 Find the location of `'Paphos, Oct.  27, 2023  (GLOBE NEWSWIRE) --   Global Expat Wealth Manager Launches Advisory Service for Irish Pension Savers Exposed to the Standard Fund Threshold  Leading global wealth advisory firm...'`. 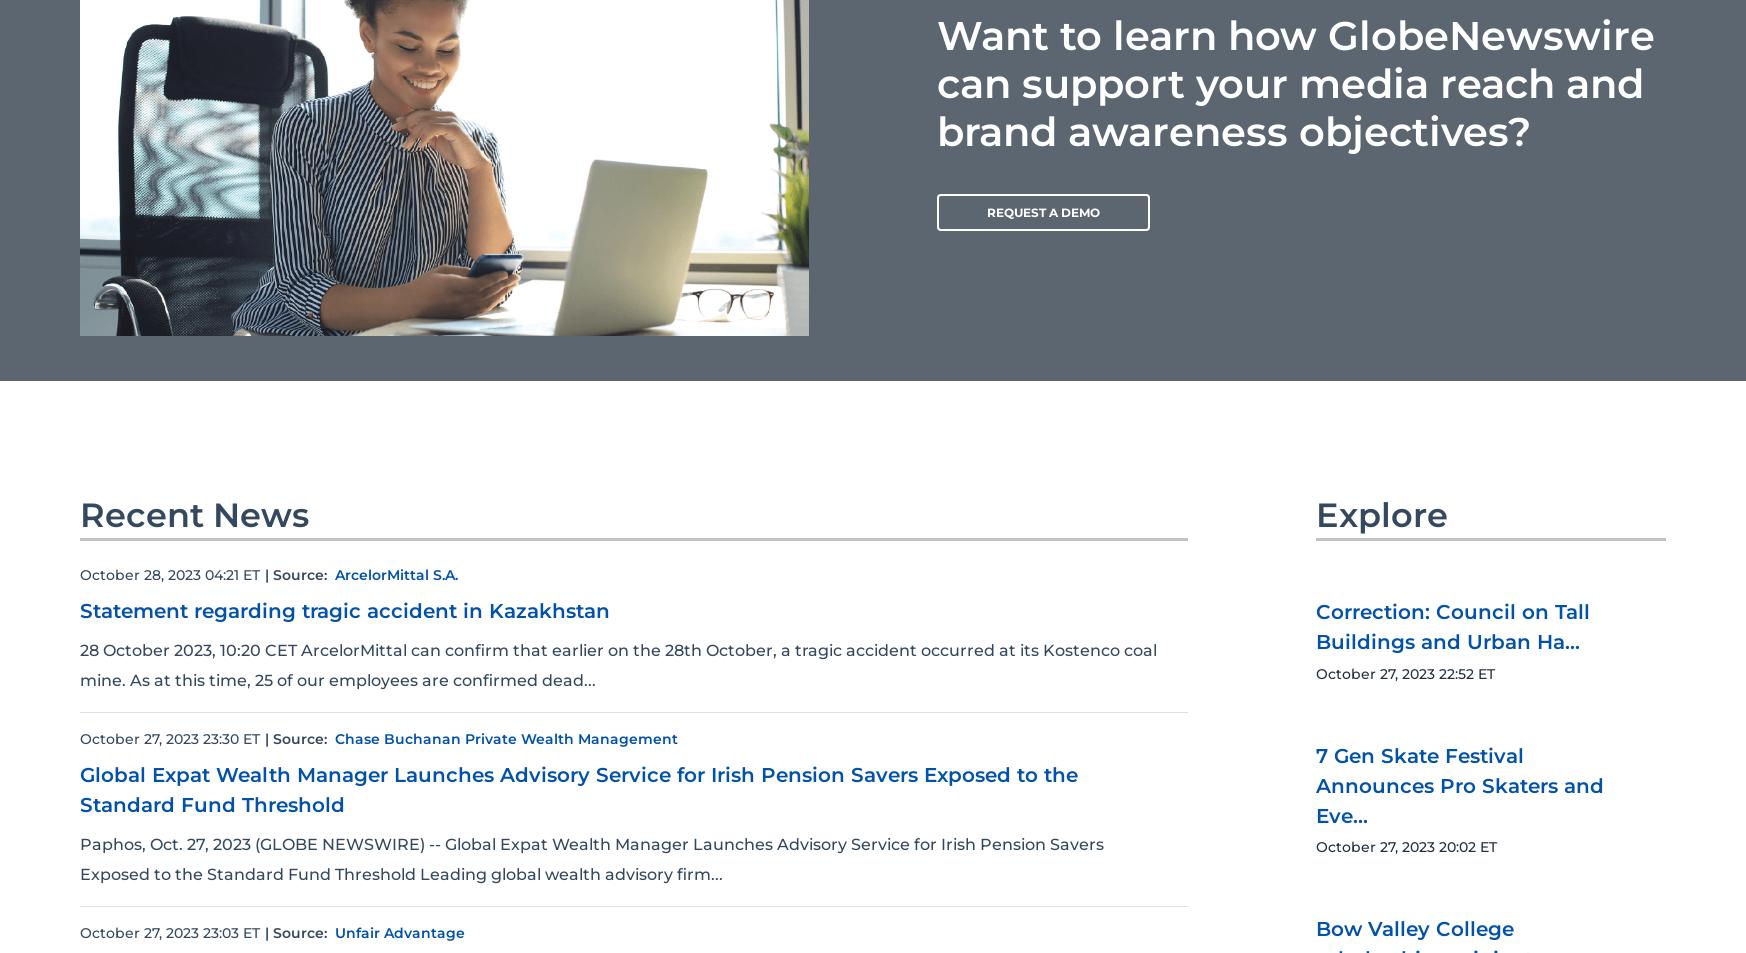

'Paphos, Oct.  27, 2023  (GLOBE NEWSWIRE) --   Global Expat Wealth Manager Launches Advisory Service for Irish Pension Savers Exposed to the Standard Fund Threshold  Leading global wealth advisory firm...' is located at coordinates (591, 859).